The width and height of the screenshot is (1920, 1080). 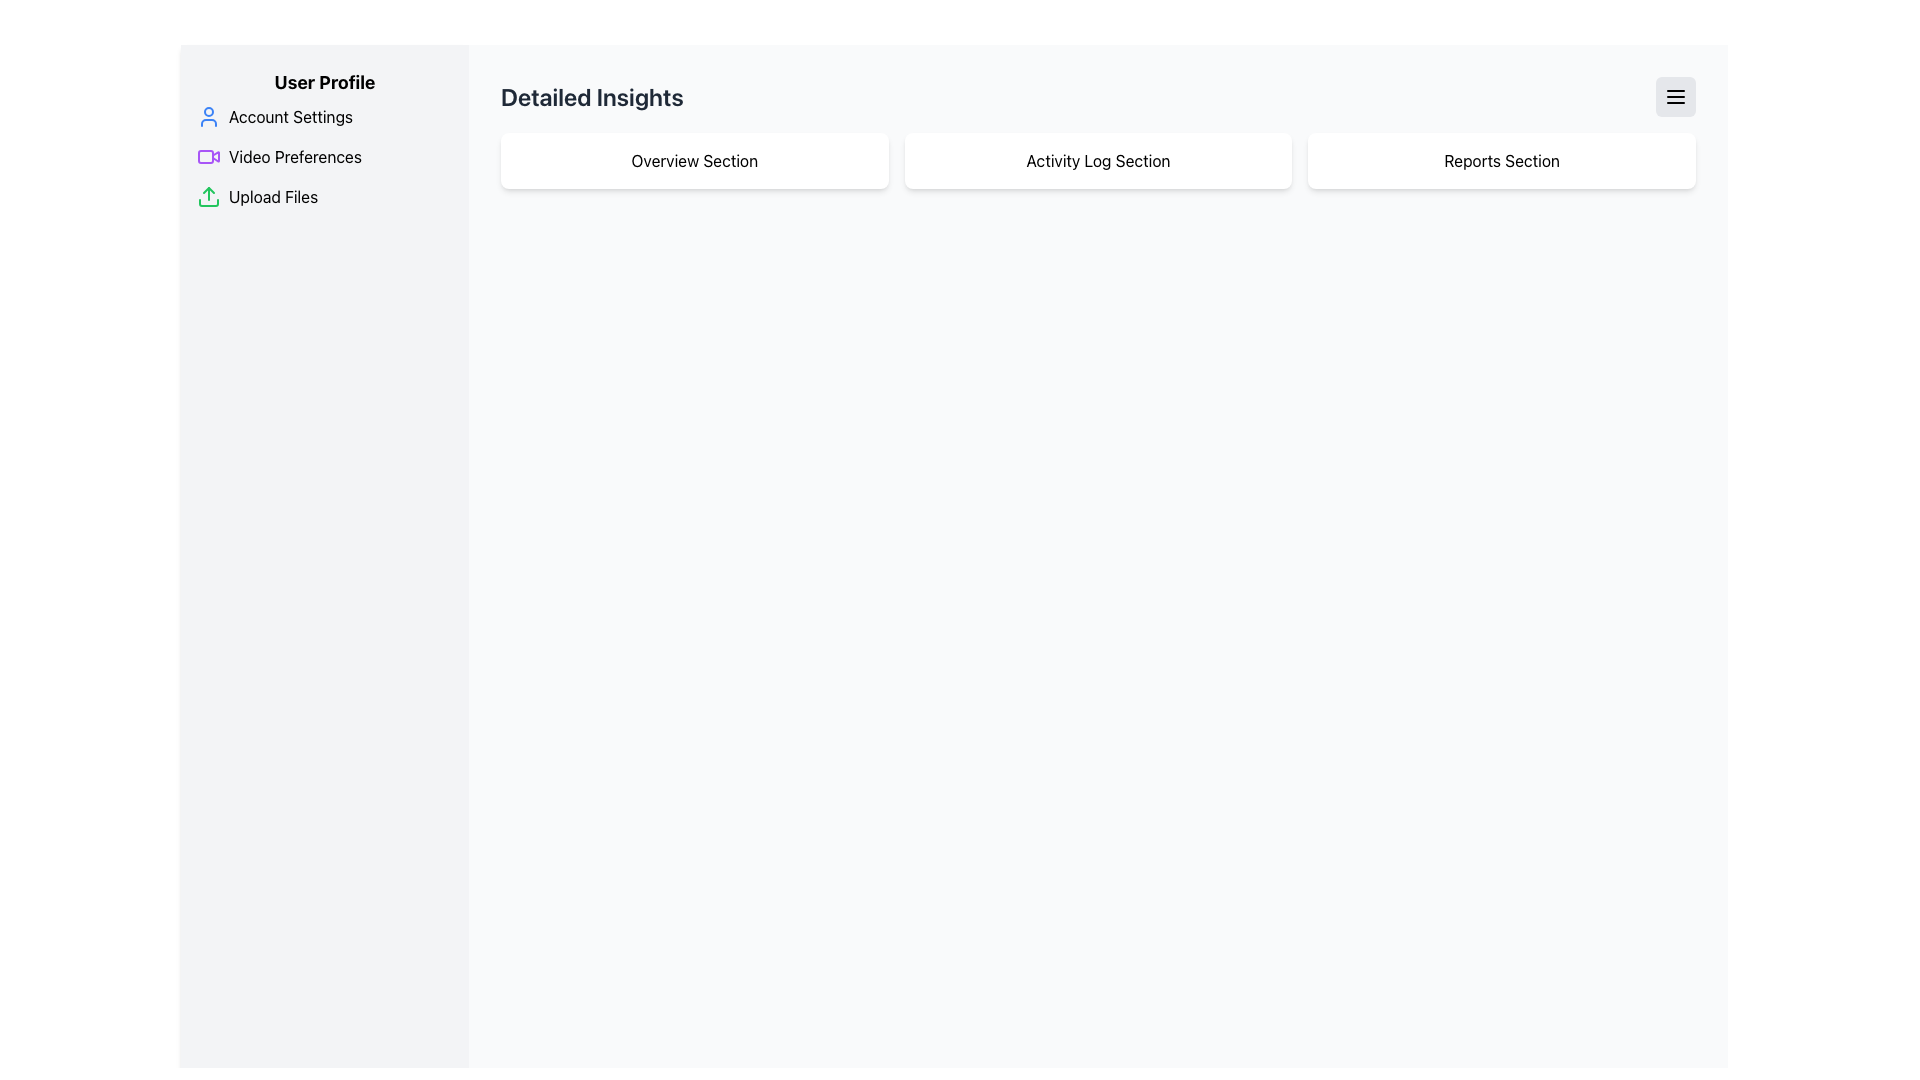 What do you see at coordinates (694, 160) in the screenshot?
I see `the 'Overview Section' button, which is the leftmost component in the navigation row below the 'Detailed Insights' header` at bounding box center [694, 160].